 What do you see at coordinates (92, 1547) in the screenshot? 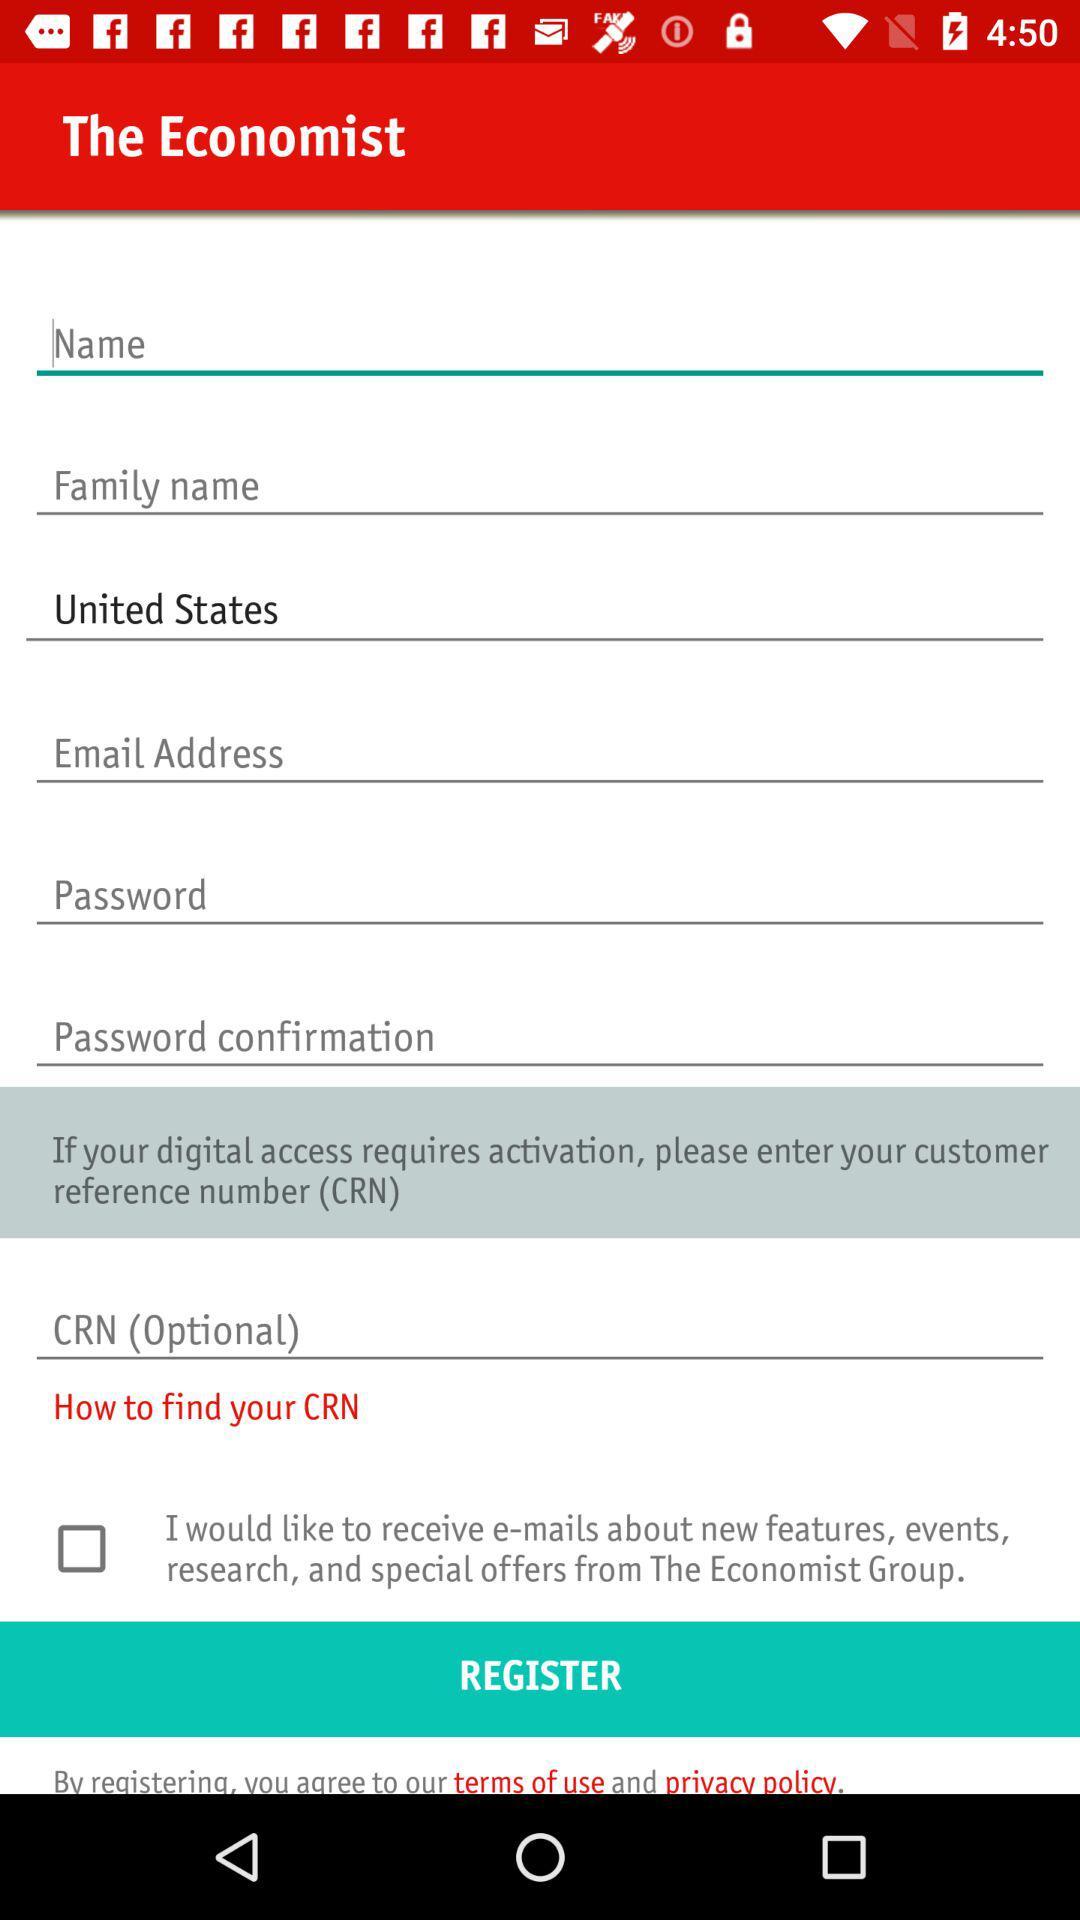
I see `icon next to the i would like item` at bounding box center [92, 1547].